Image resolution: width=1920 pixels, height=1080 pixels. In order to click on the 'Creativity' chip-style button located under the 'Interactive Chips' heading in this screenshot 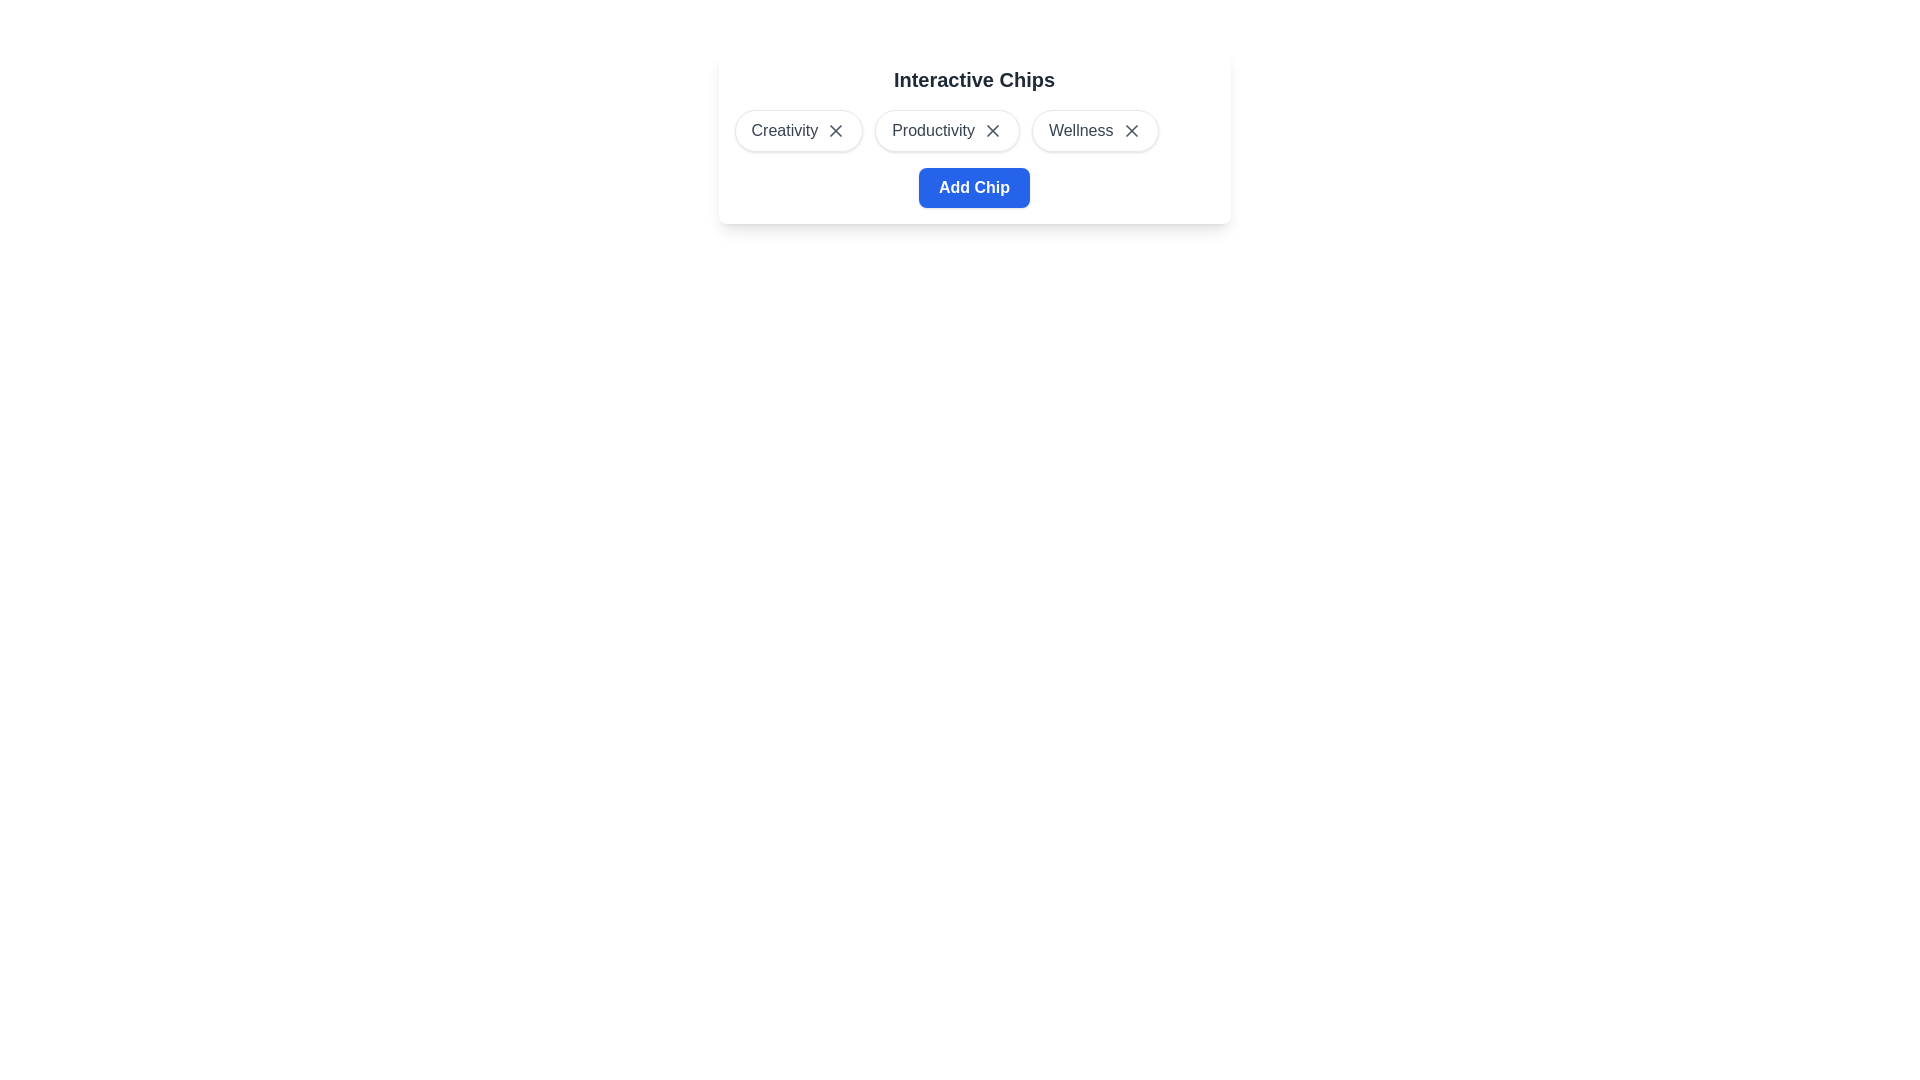, I will do `click(797, 131)`.